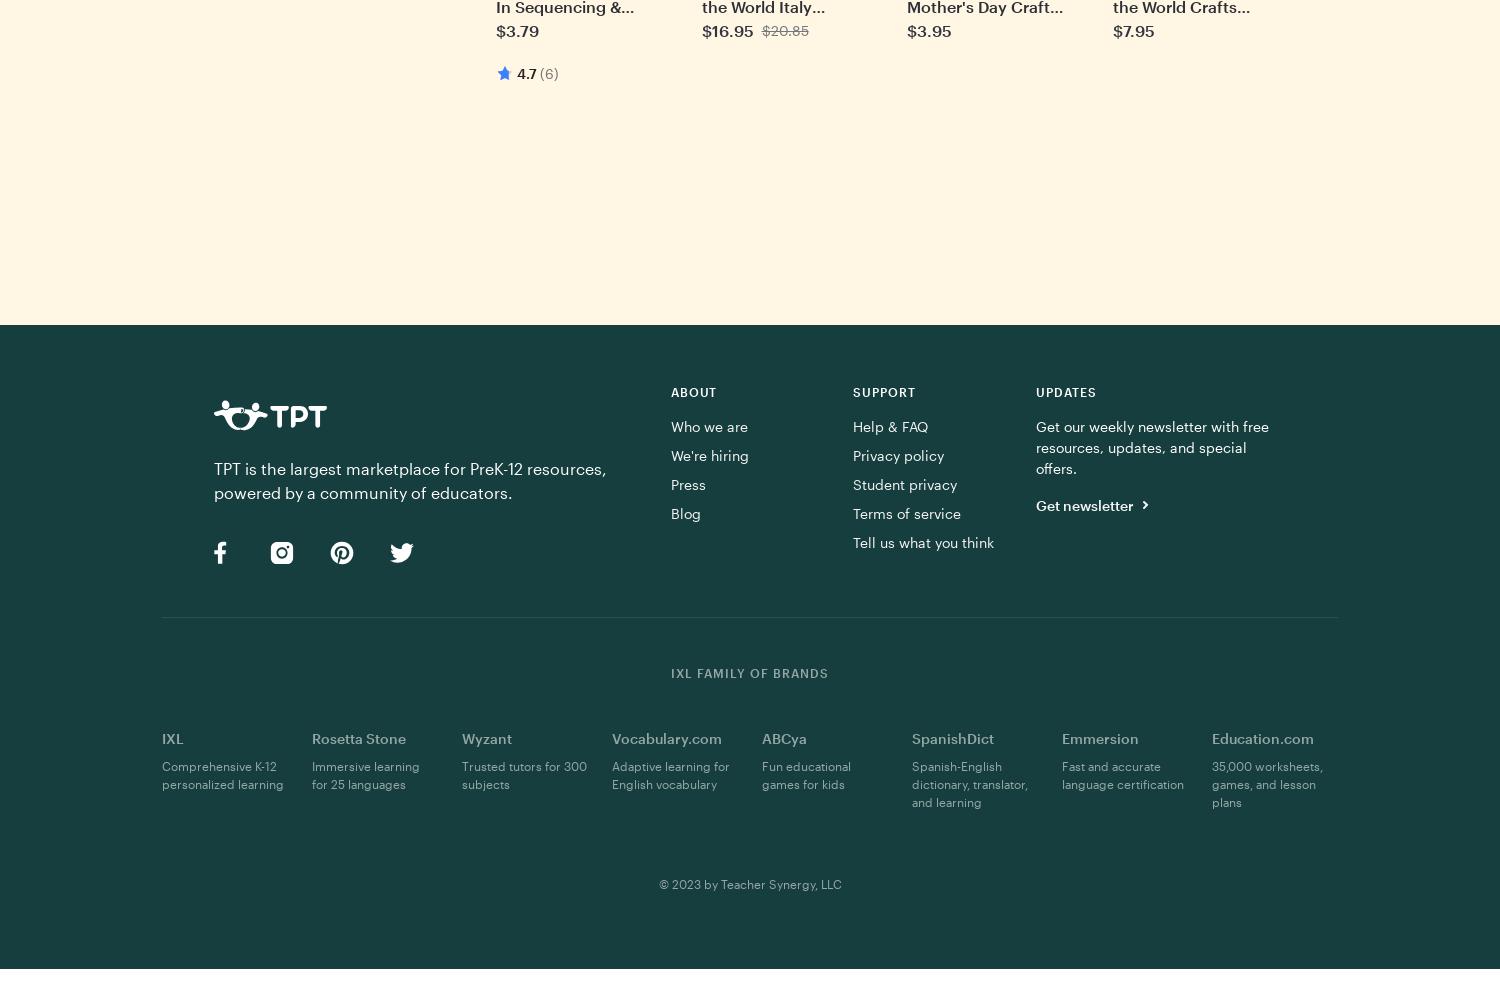  I want to click on 'Wyzant', so click(461, 738).